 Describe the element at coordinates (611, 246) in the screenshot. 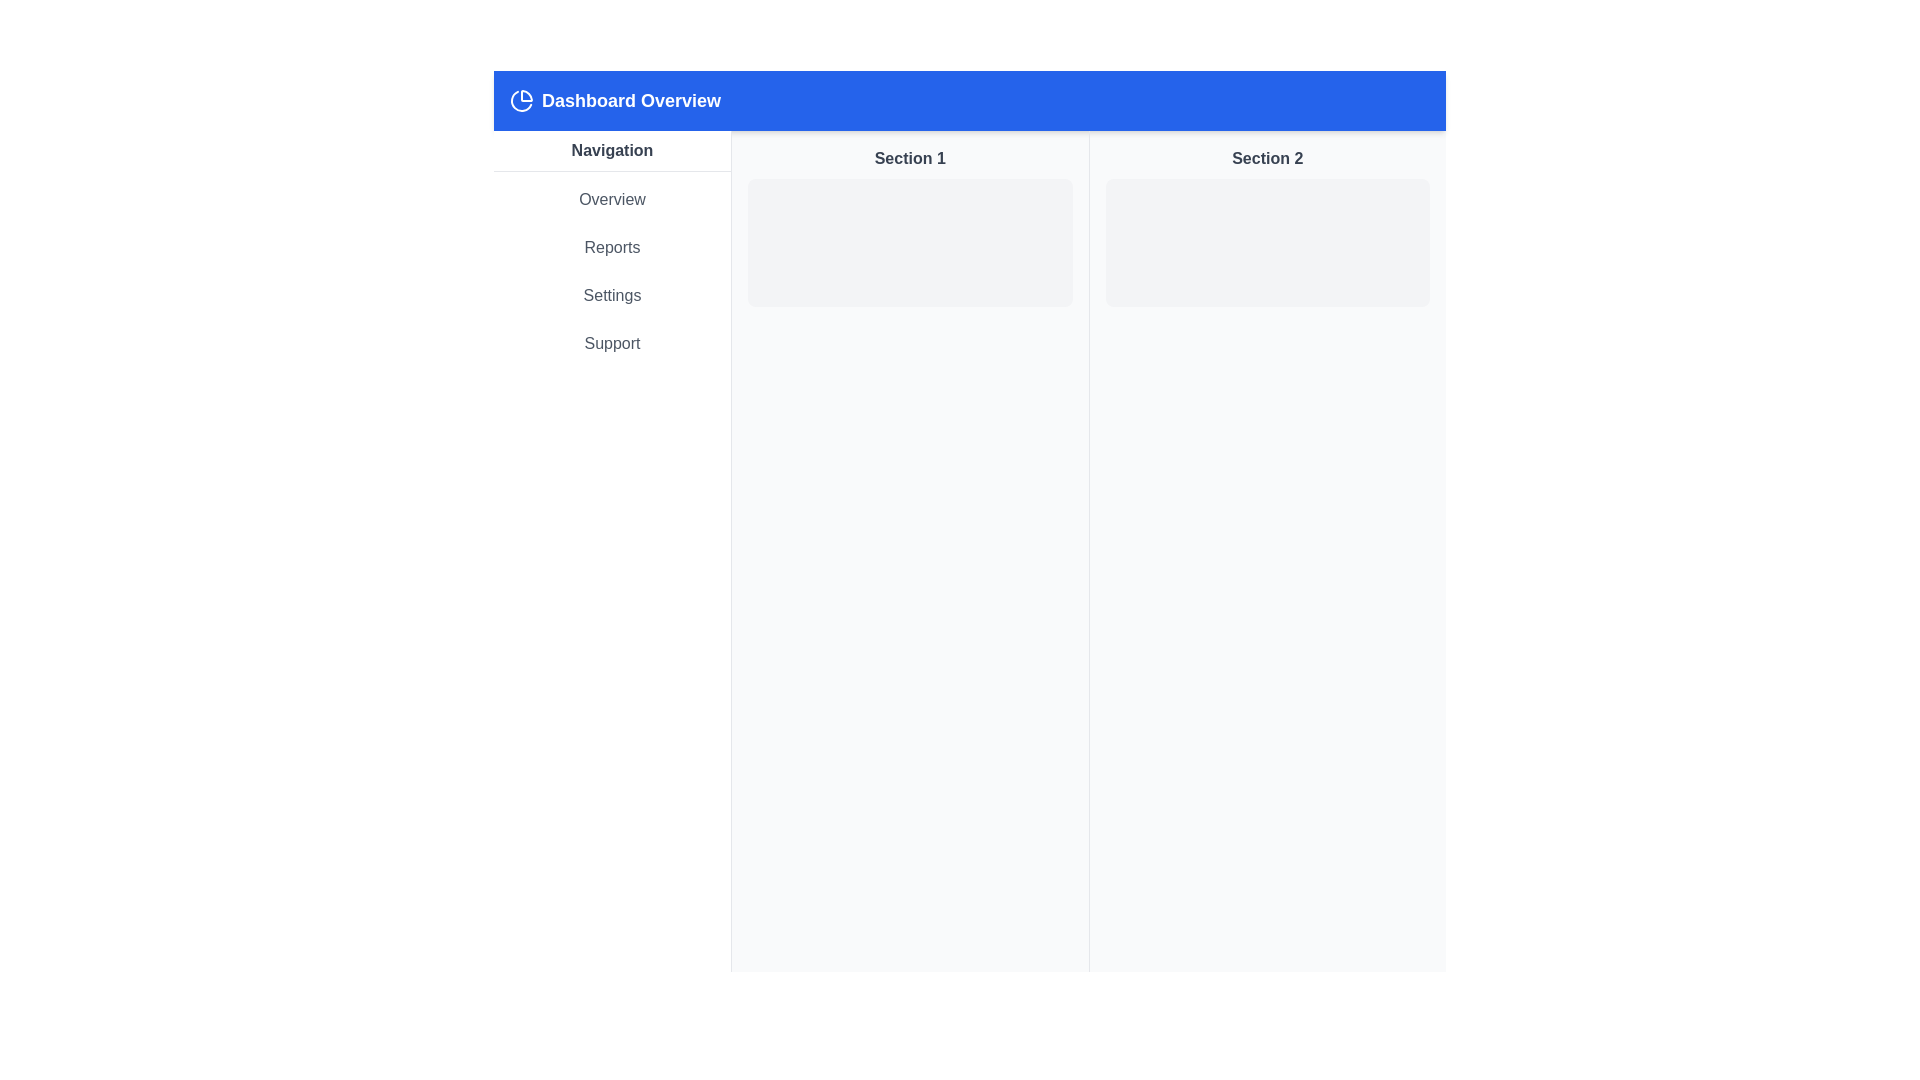

I see `the navigation link located in the left-hand navigation panel, positioned below 'Overview' and above 'Settings'` at that location.